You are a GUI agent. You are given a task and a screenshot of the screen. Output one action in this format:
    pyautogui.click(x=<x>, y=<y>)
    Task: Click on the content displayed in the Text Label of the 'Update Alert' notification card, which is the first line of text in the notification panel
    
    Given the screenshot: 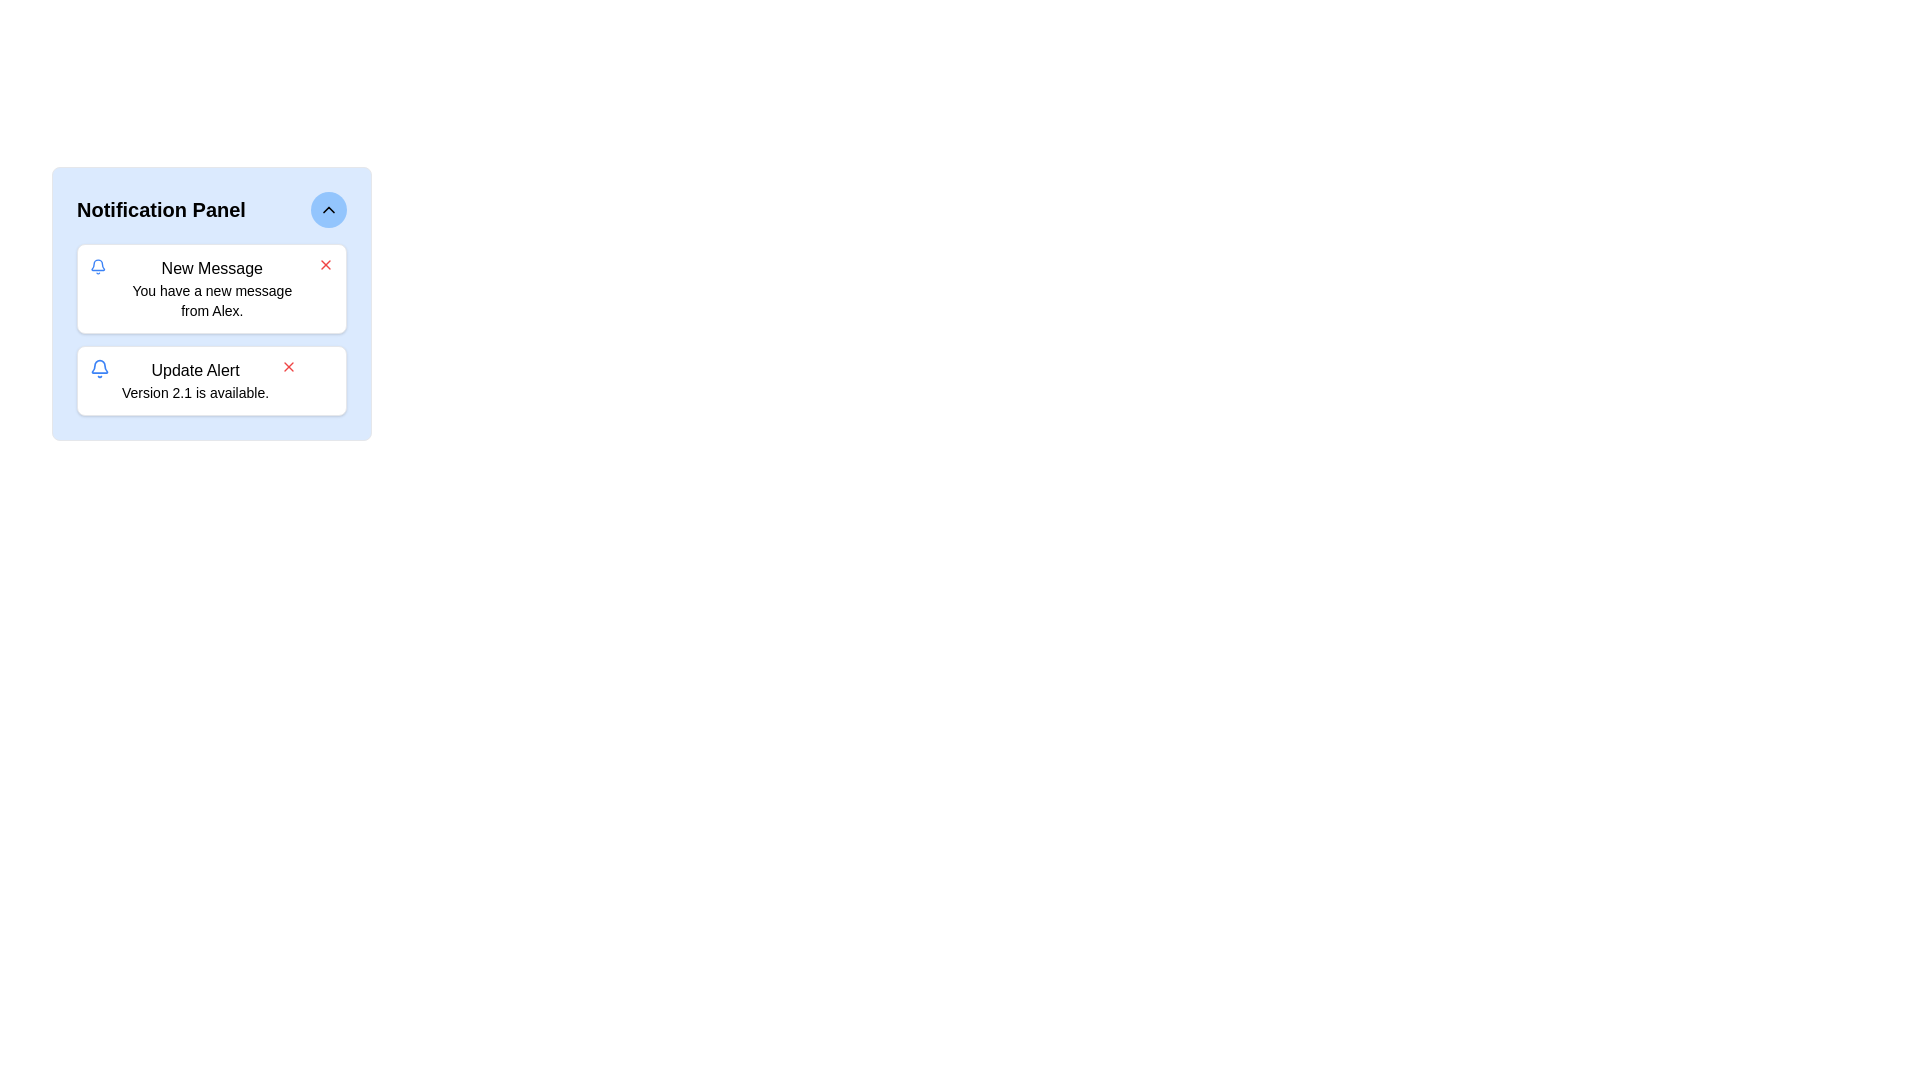 What is the action you would take?
    pyautogui.click(x=195, y=370)
    